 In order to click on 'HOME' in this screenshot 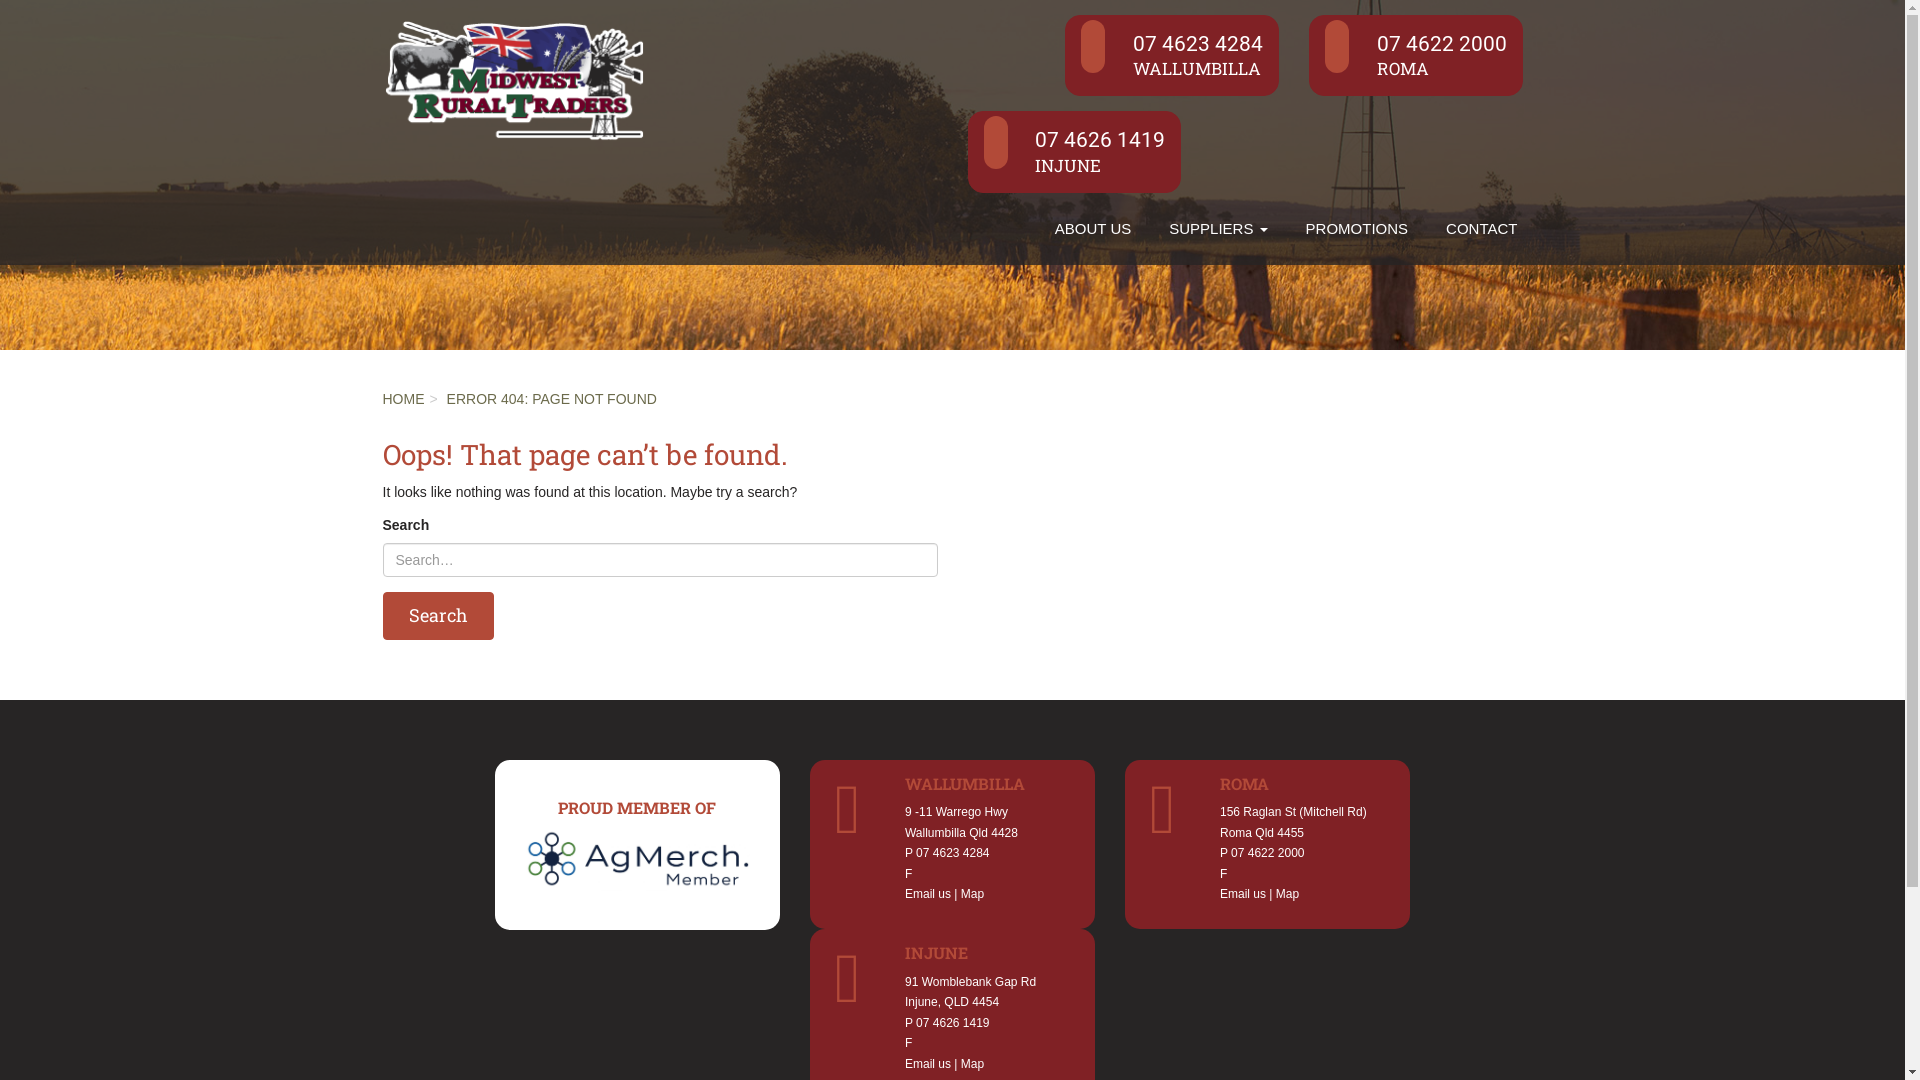, I will do `click(402, 398)`.